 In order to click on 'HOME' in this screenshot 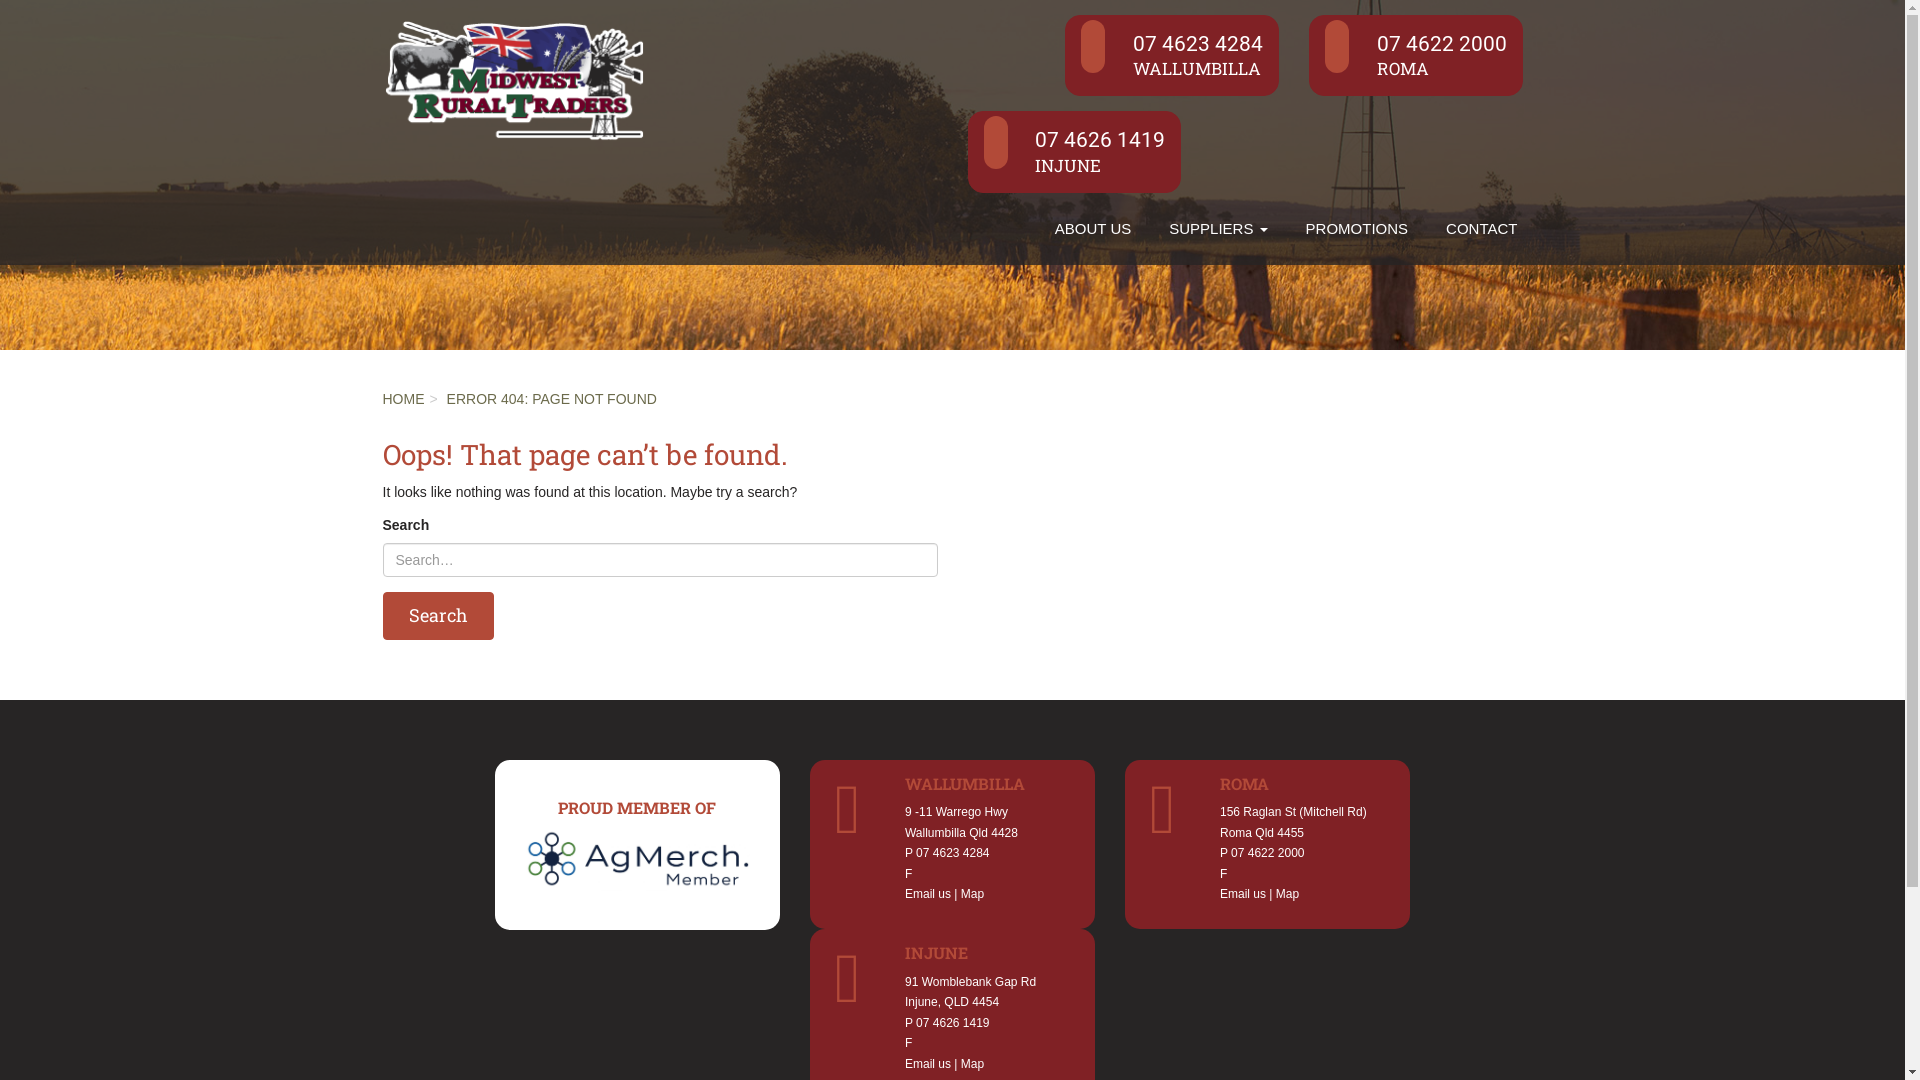, I will do `click(402, 398)`.